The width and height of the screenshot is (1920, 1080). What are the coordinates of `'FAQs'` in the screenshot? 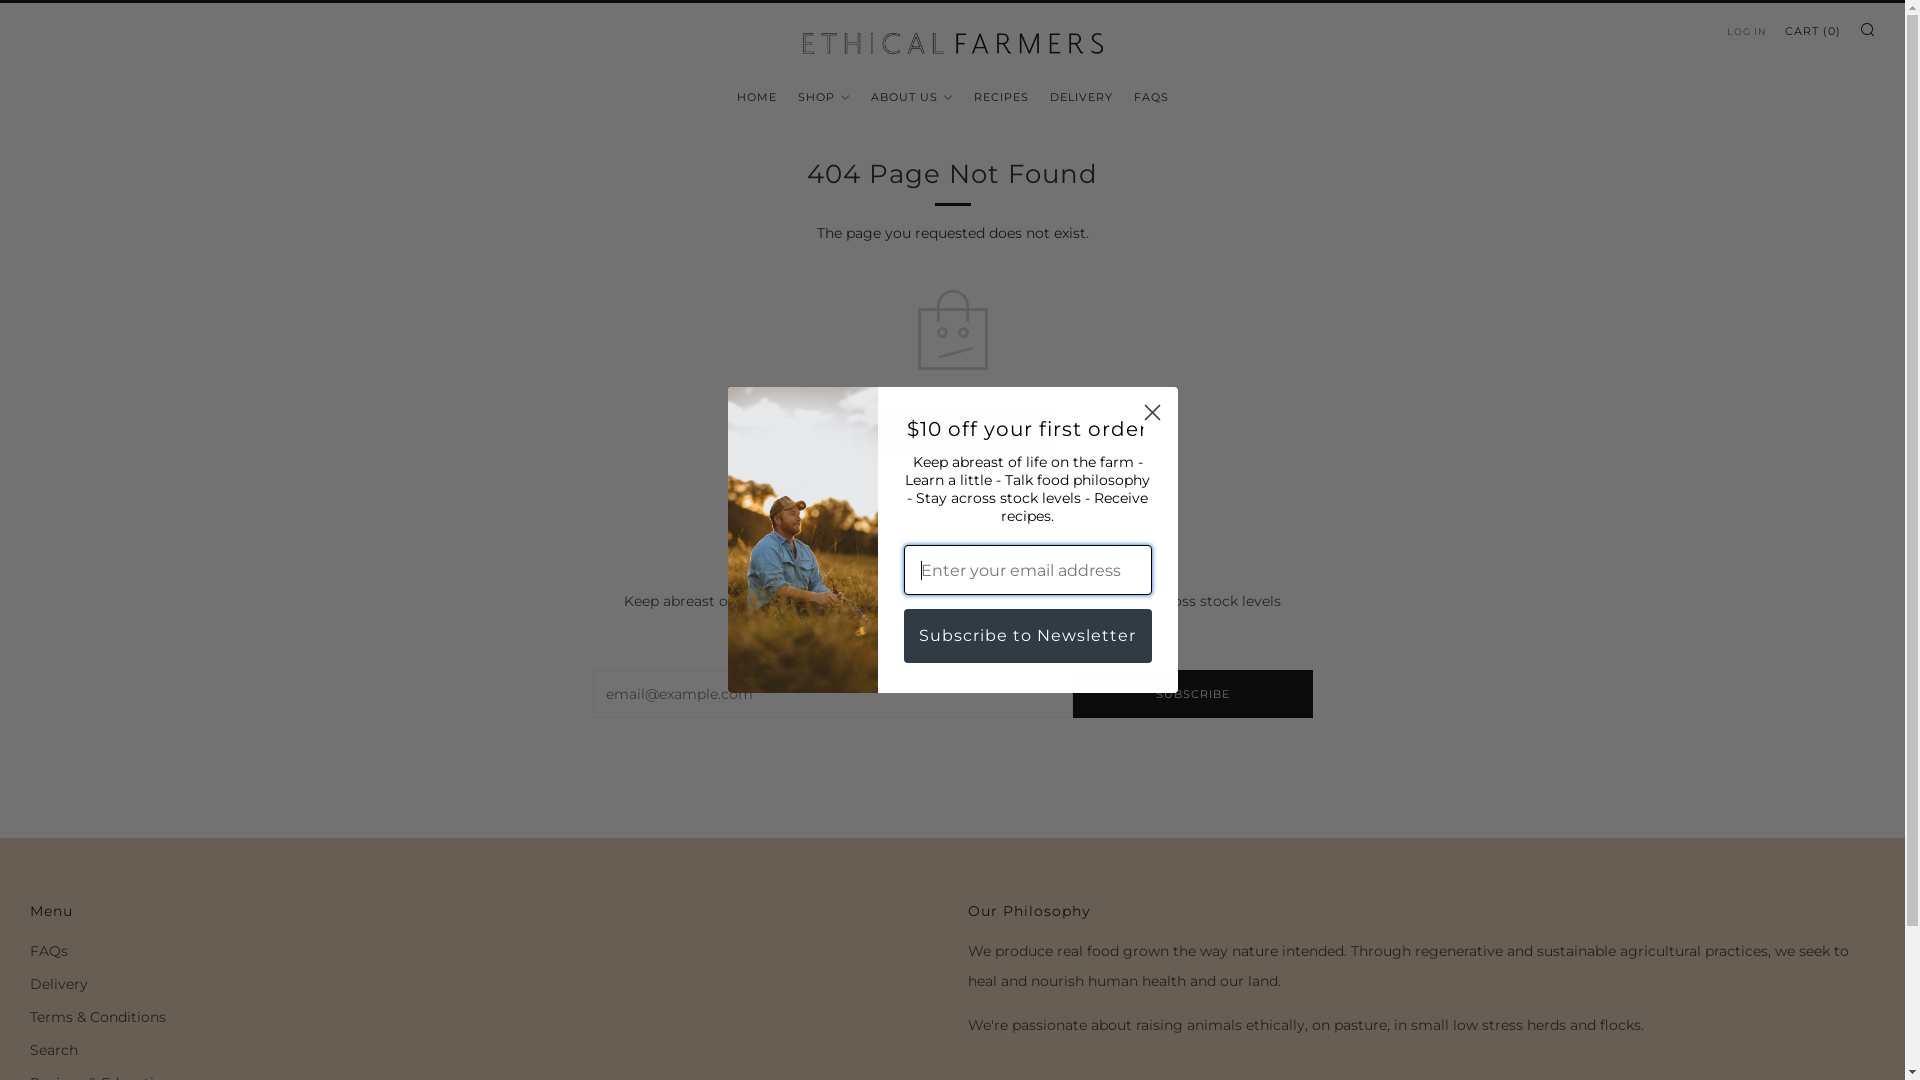 It's located at (48, 950).